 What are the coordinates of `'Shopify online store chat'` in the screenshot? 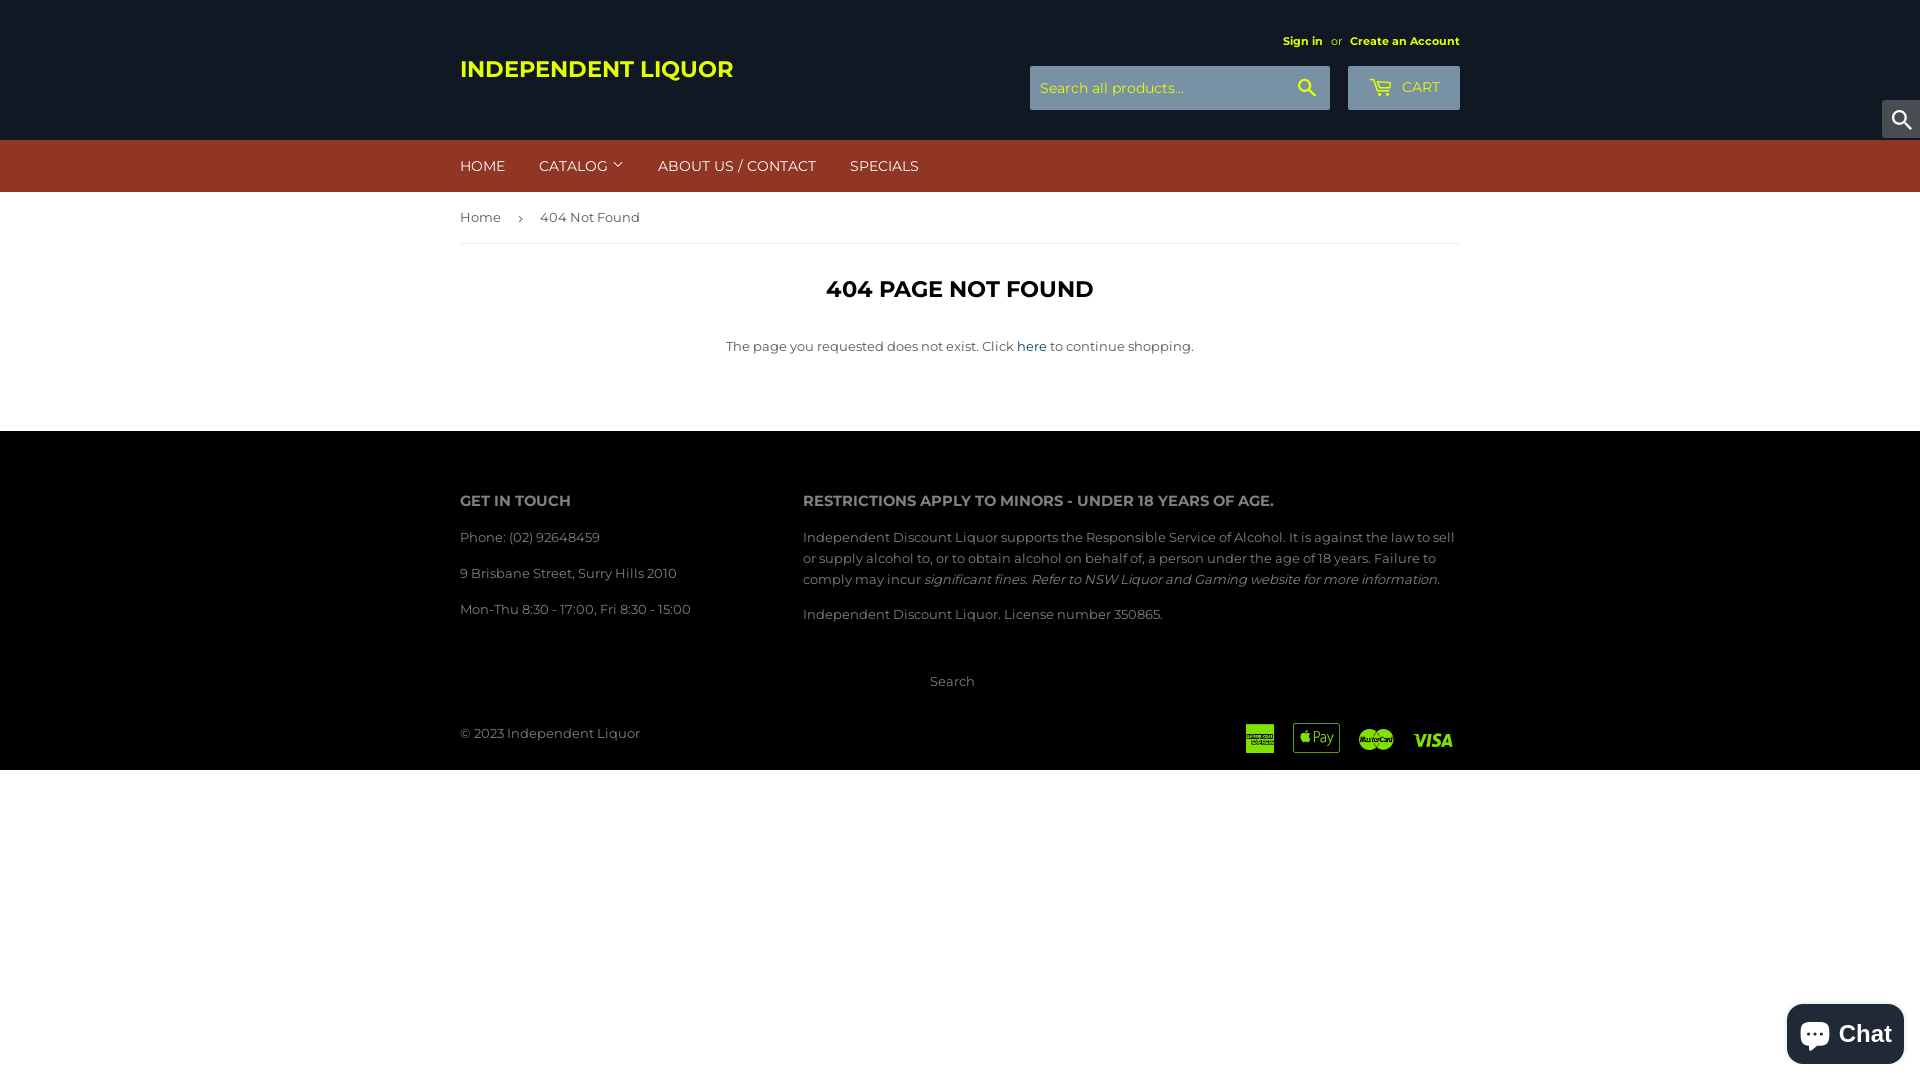 It's located at (1780, 1029).